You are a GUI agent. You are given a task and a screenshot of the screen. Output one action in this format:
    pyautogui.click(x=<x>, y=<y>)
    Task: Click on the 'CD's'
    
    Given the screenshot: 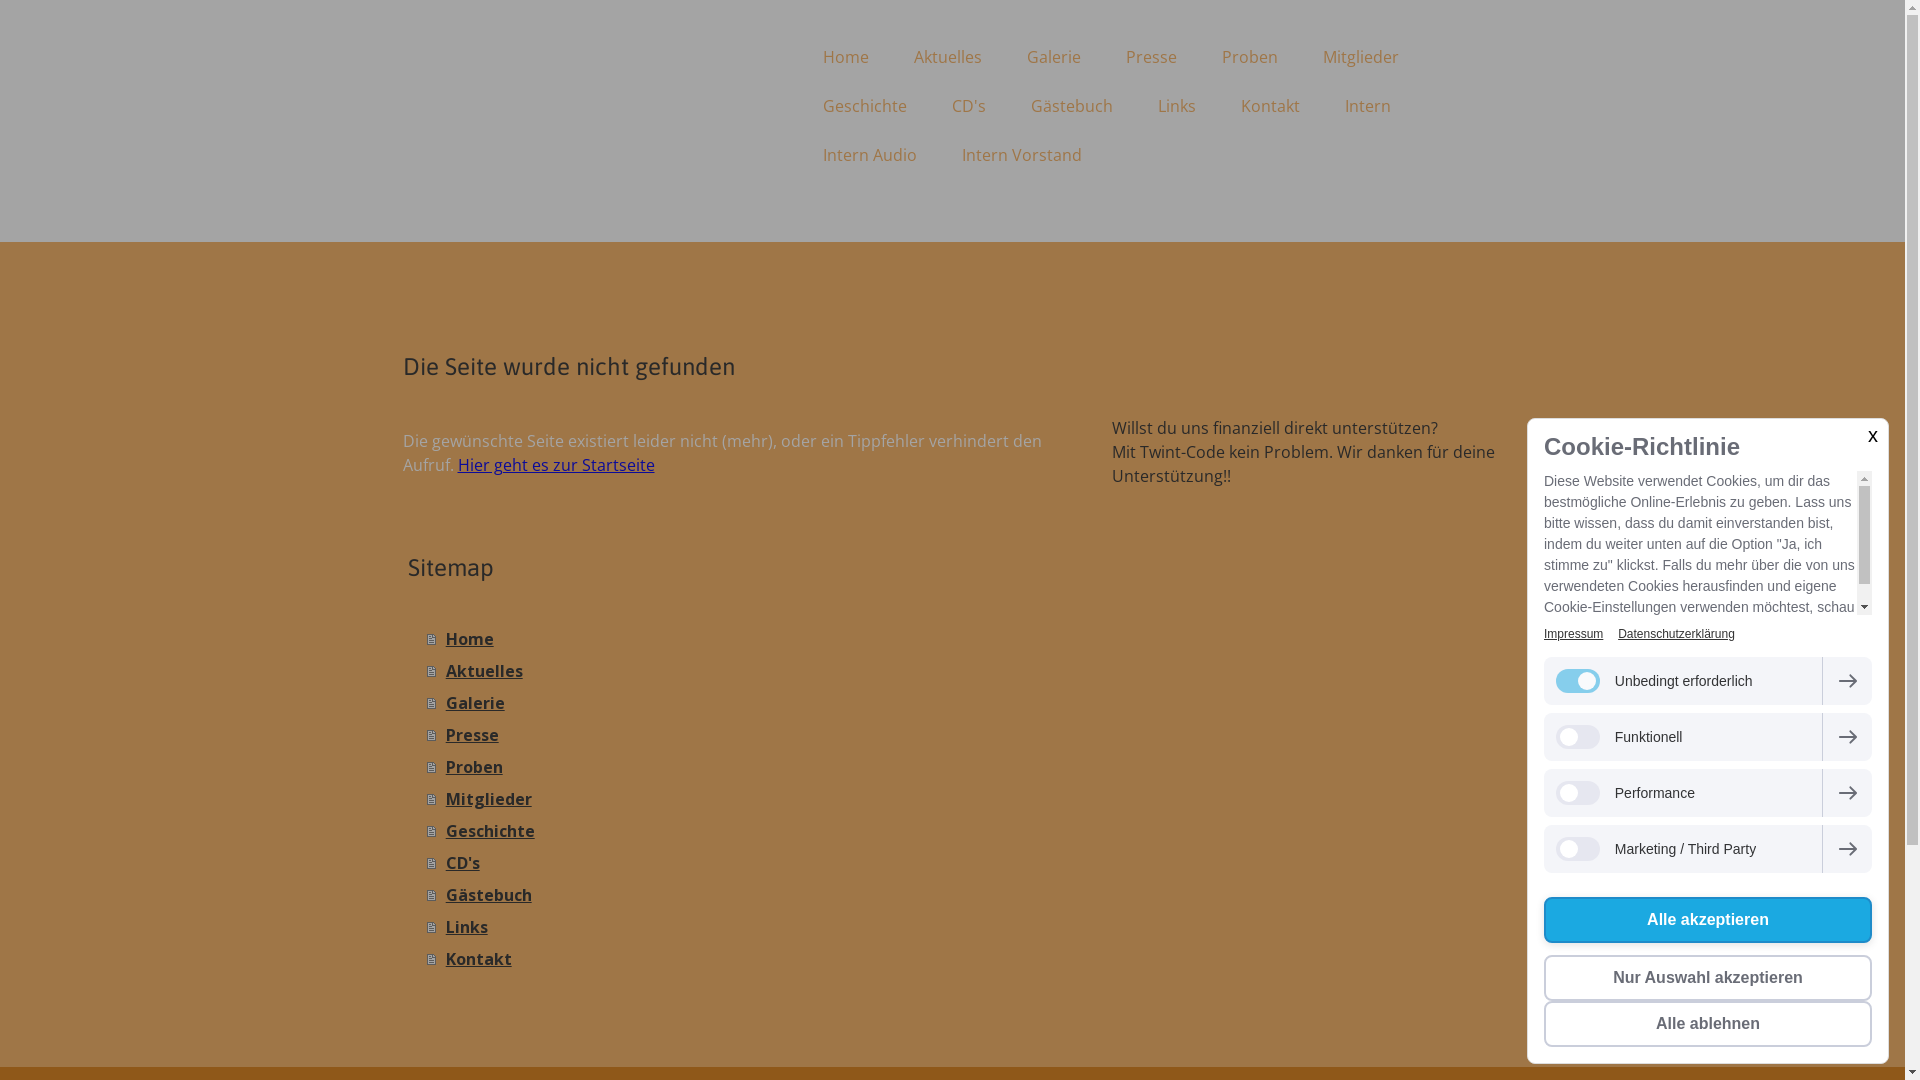 What is the action you would take?
    pyautogui.click(x=969, y=105)
    